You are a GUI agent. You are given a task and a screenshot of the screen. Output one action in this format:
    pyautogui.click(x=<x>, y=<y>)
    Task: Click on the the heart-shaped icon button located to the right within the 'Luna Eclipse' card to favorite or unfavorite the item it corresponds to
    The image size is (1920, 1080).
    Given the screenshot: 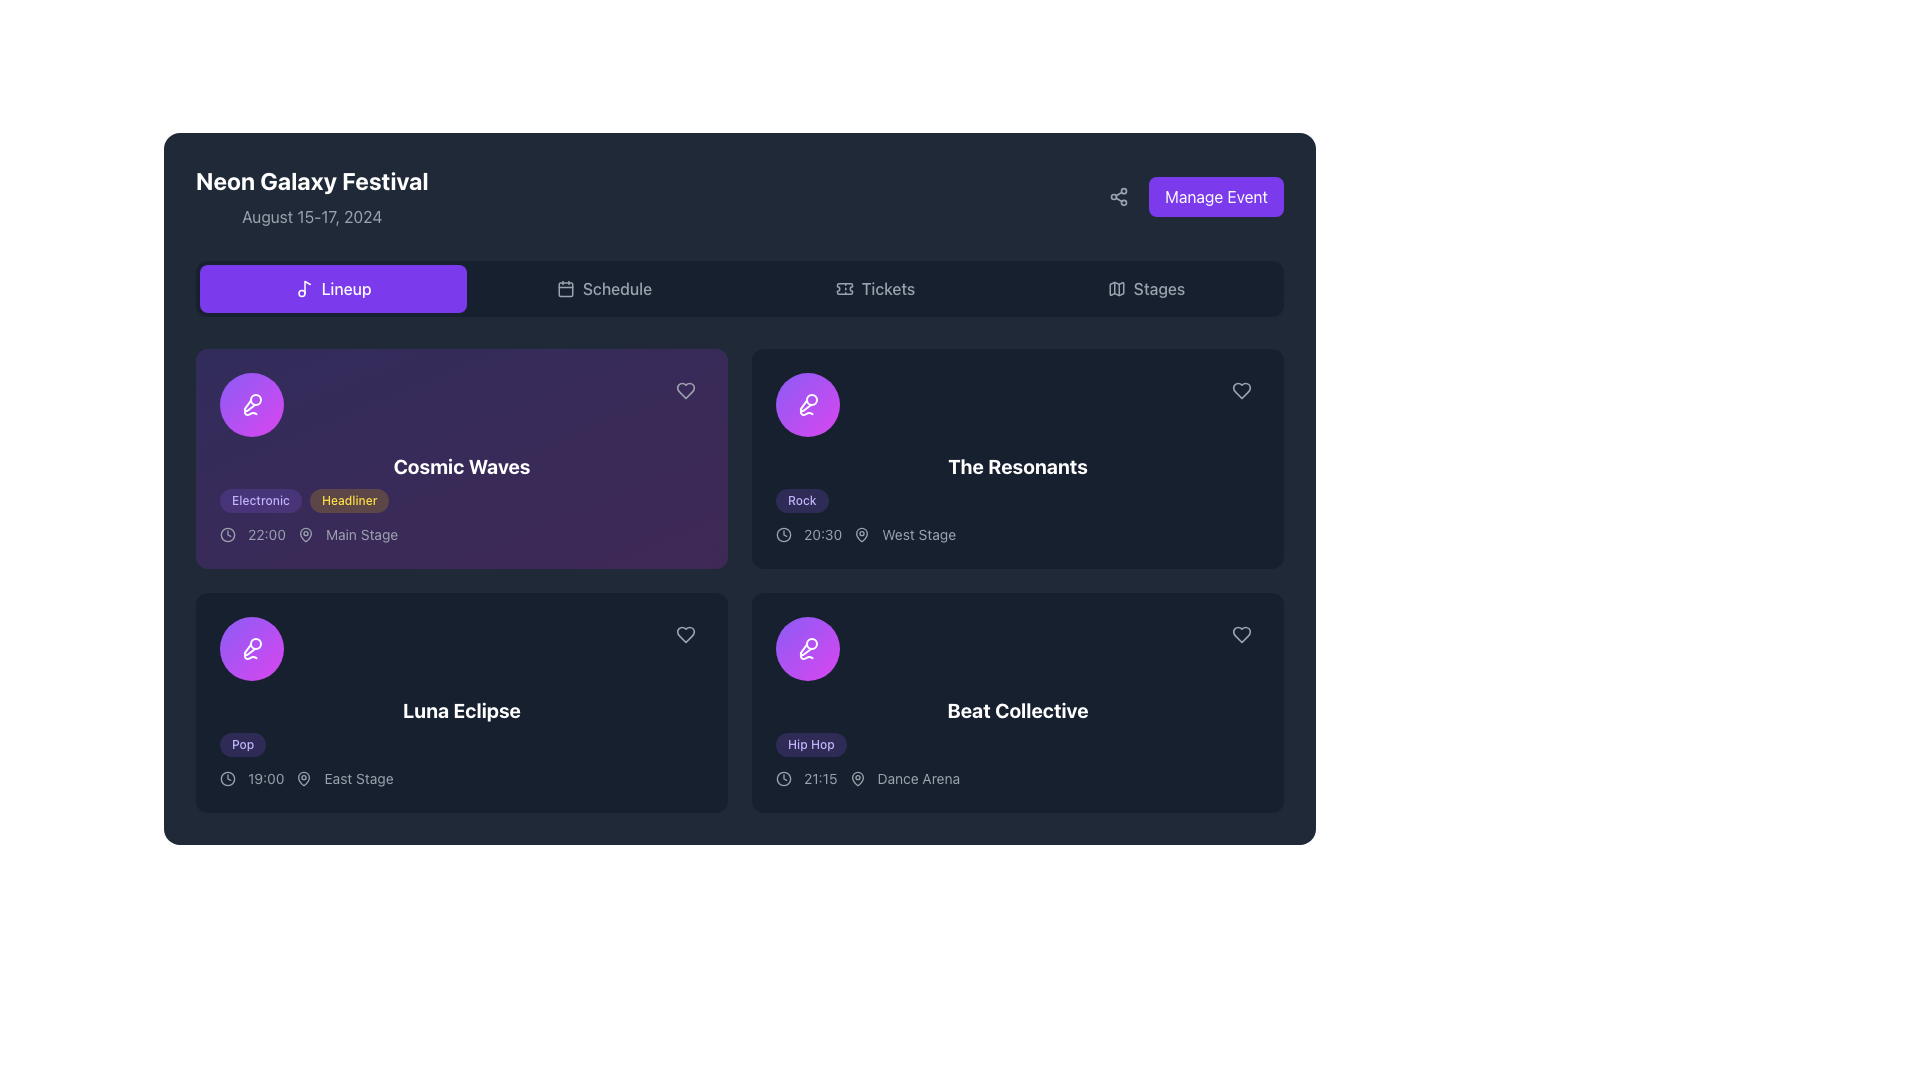 What is the action you would take?
    pyautogui.click(x=686, y=635)
    